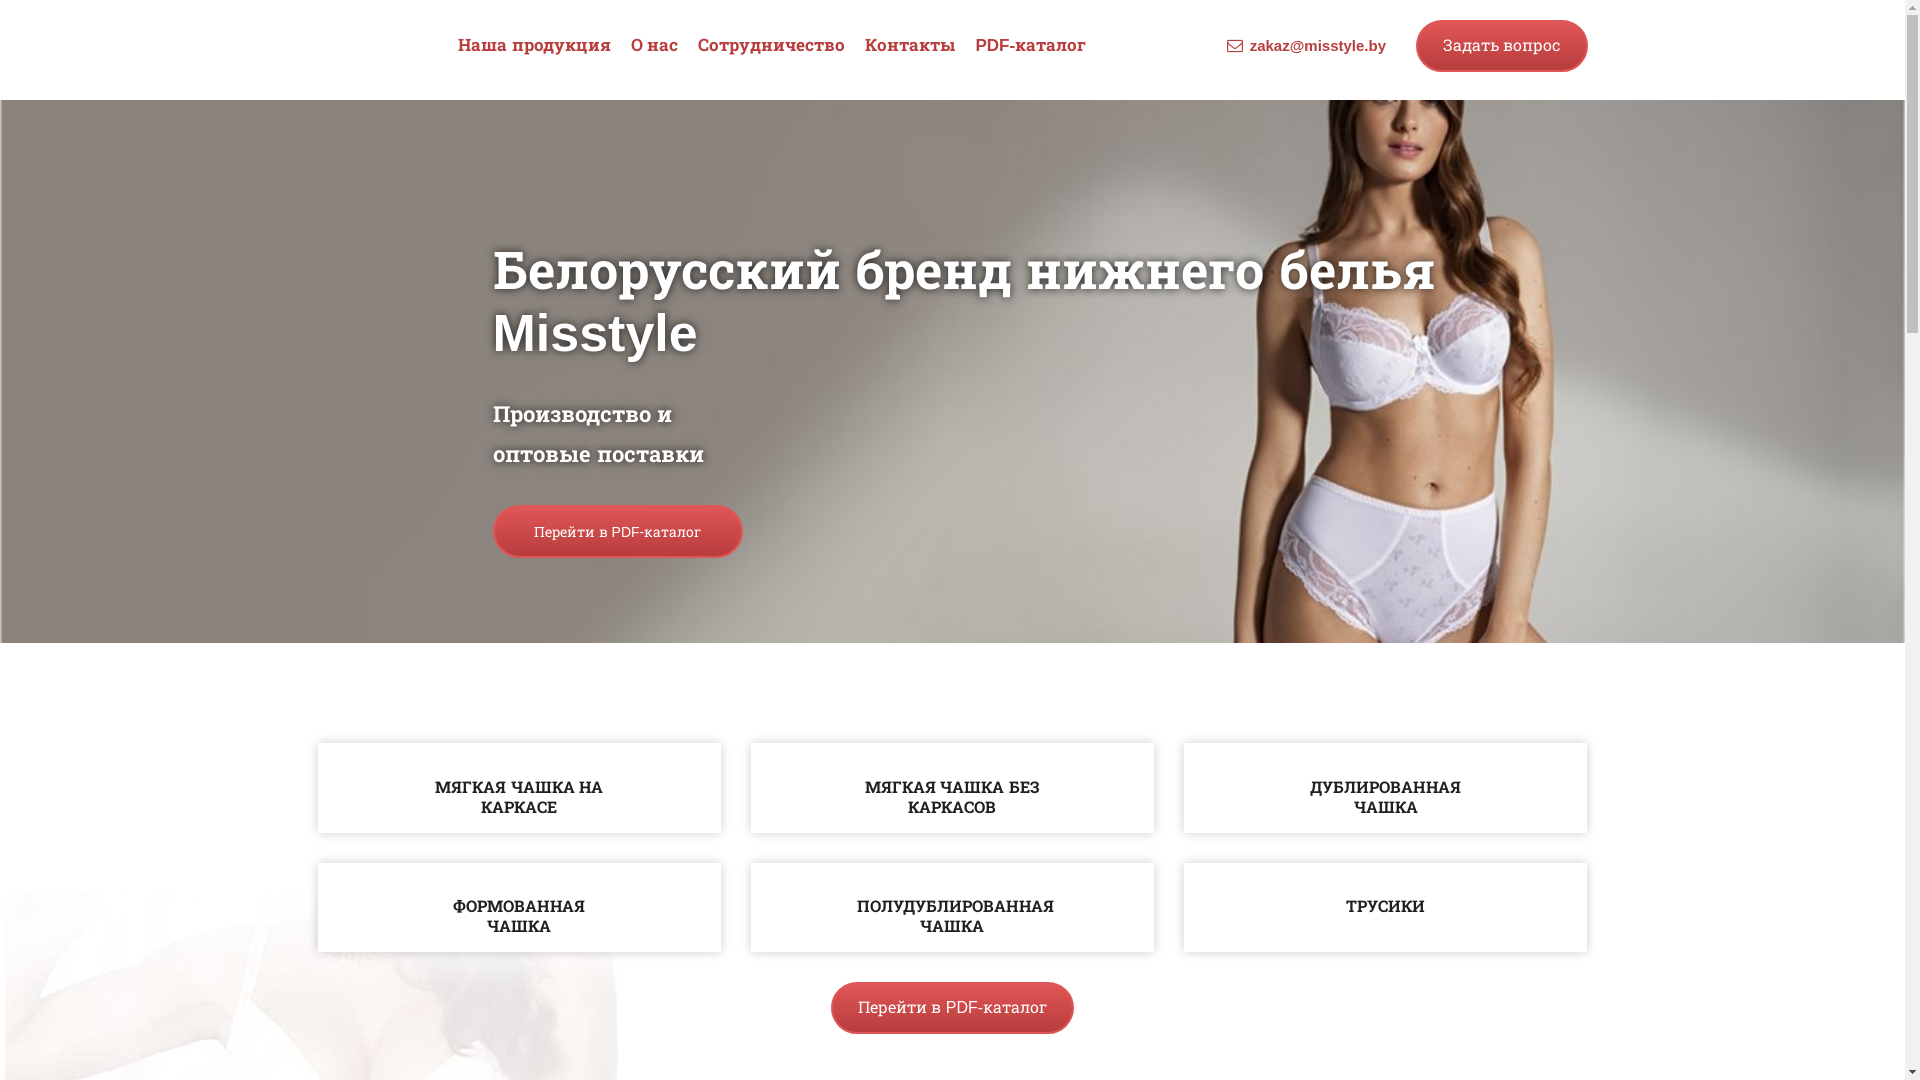 The height and width of the screenshot is (1080, 1920). Describe the element at coordinates (1318, 45) in the screenshot. I see `'zakaz@misstyle.by'` at that location.